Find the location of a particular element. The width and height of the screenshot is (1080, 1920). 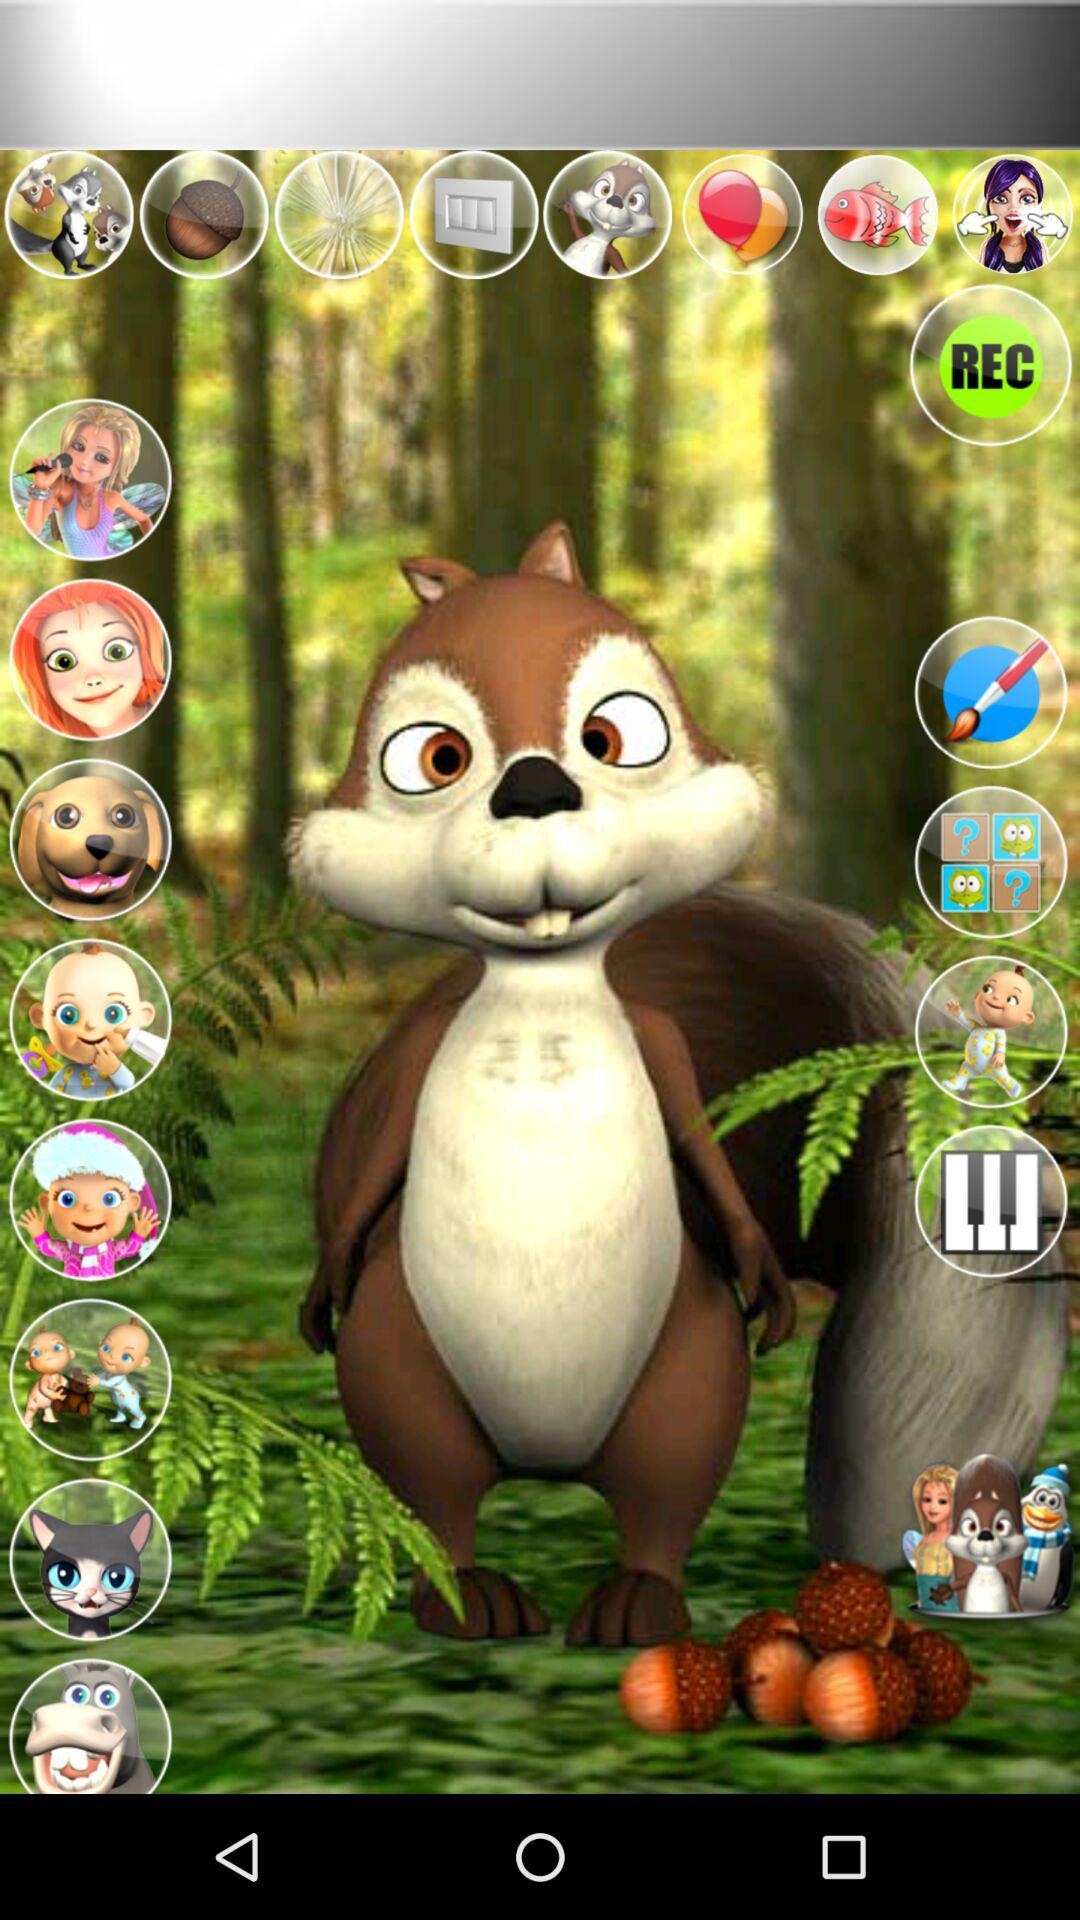

the avatar icon is located at coordinates (88, 1084).